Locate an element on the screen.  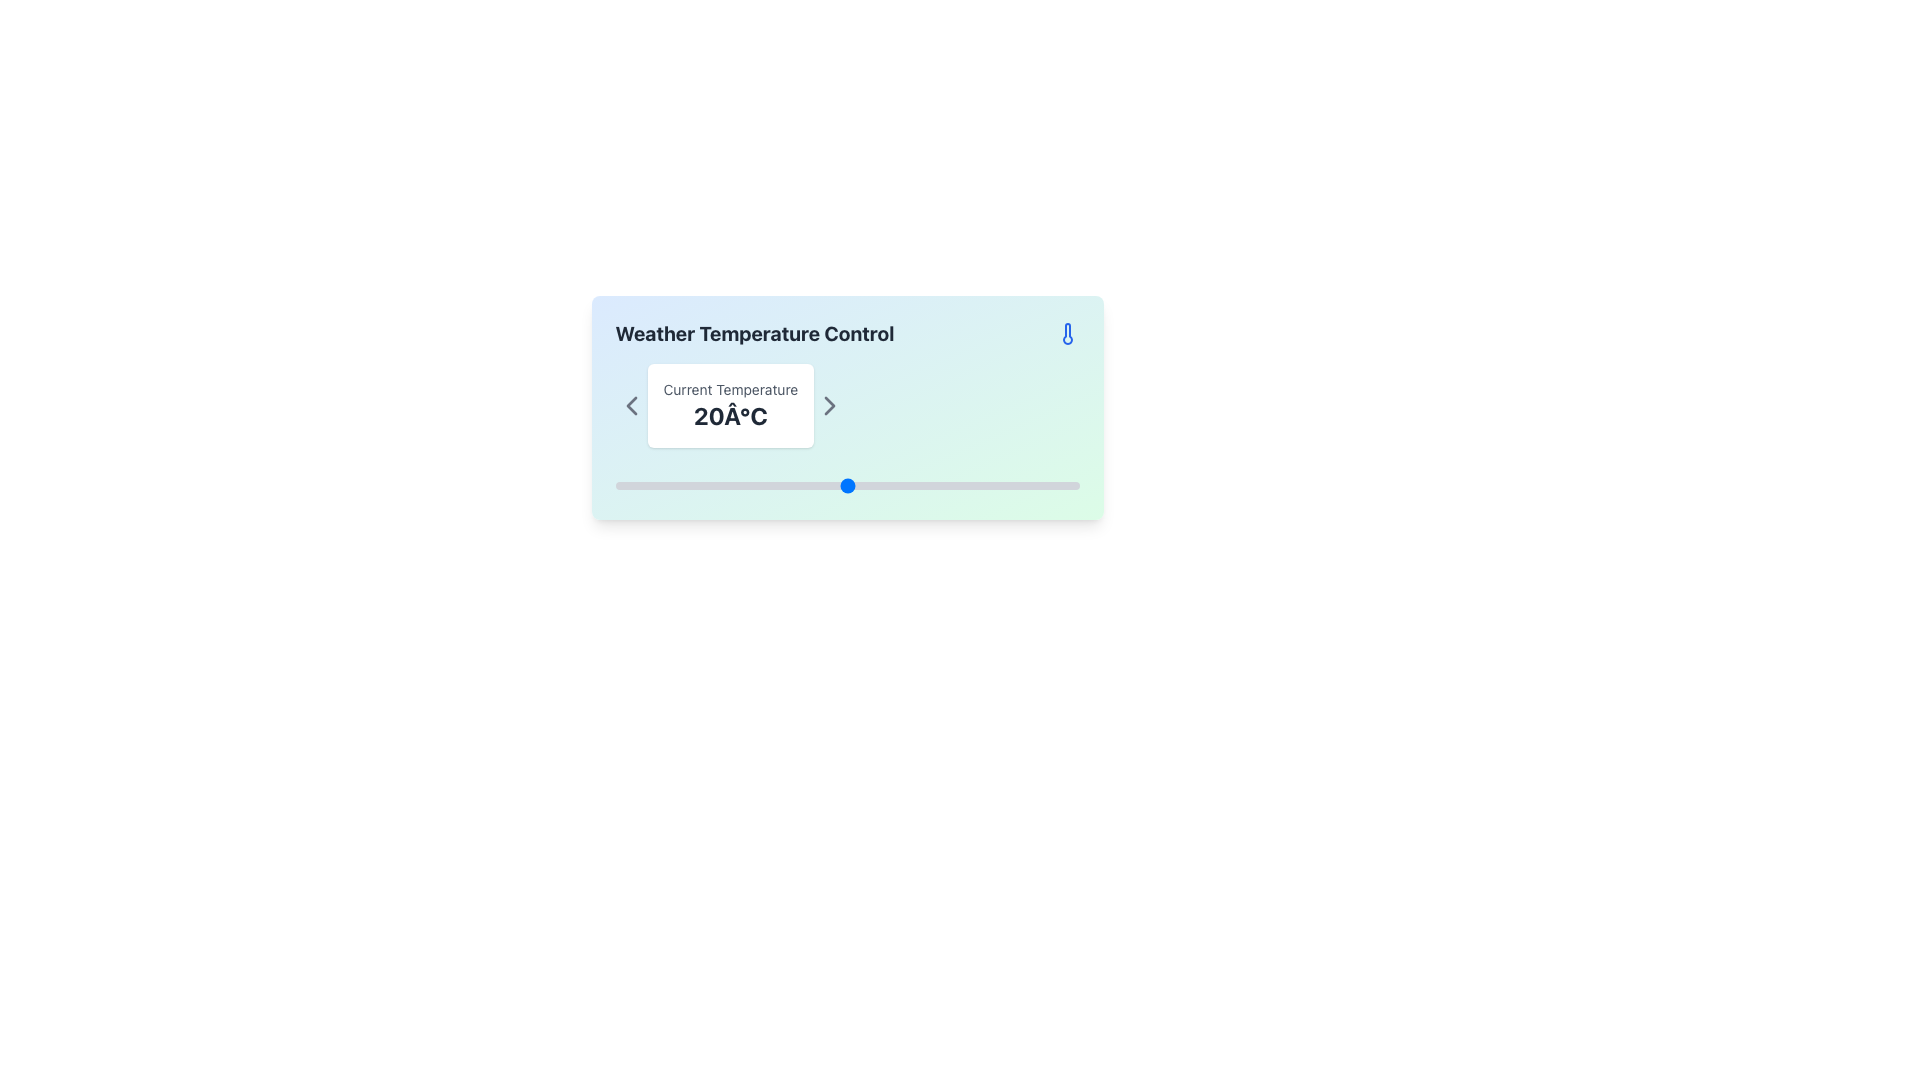
temperature is located at coordinates (788, 486).